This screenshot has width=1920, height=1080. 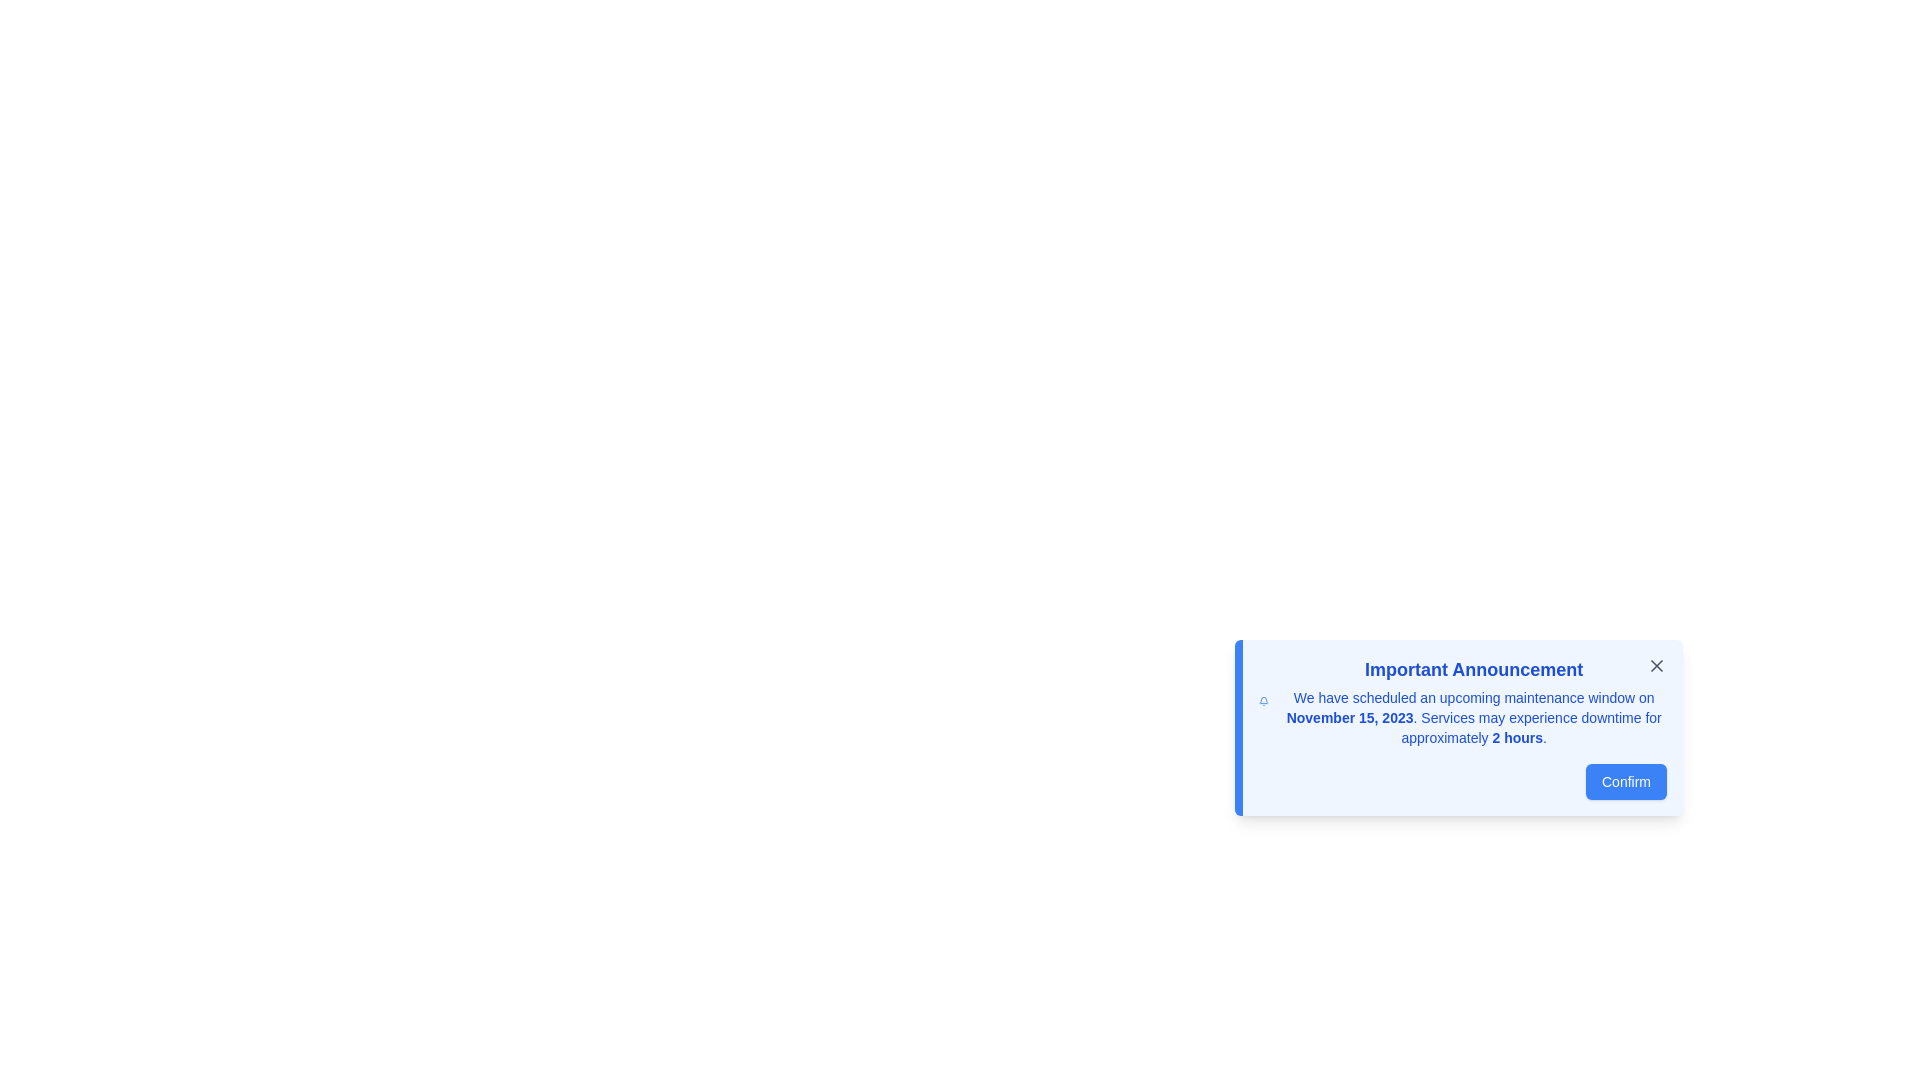 I want to click on the close button located in the top-right corner of the modal, so click(x=1656, y=666).